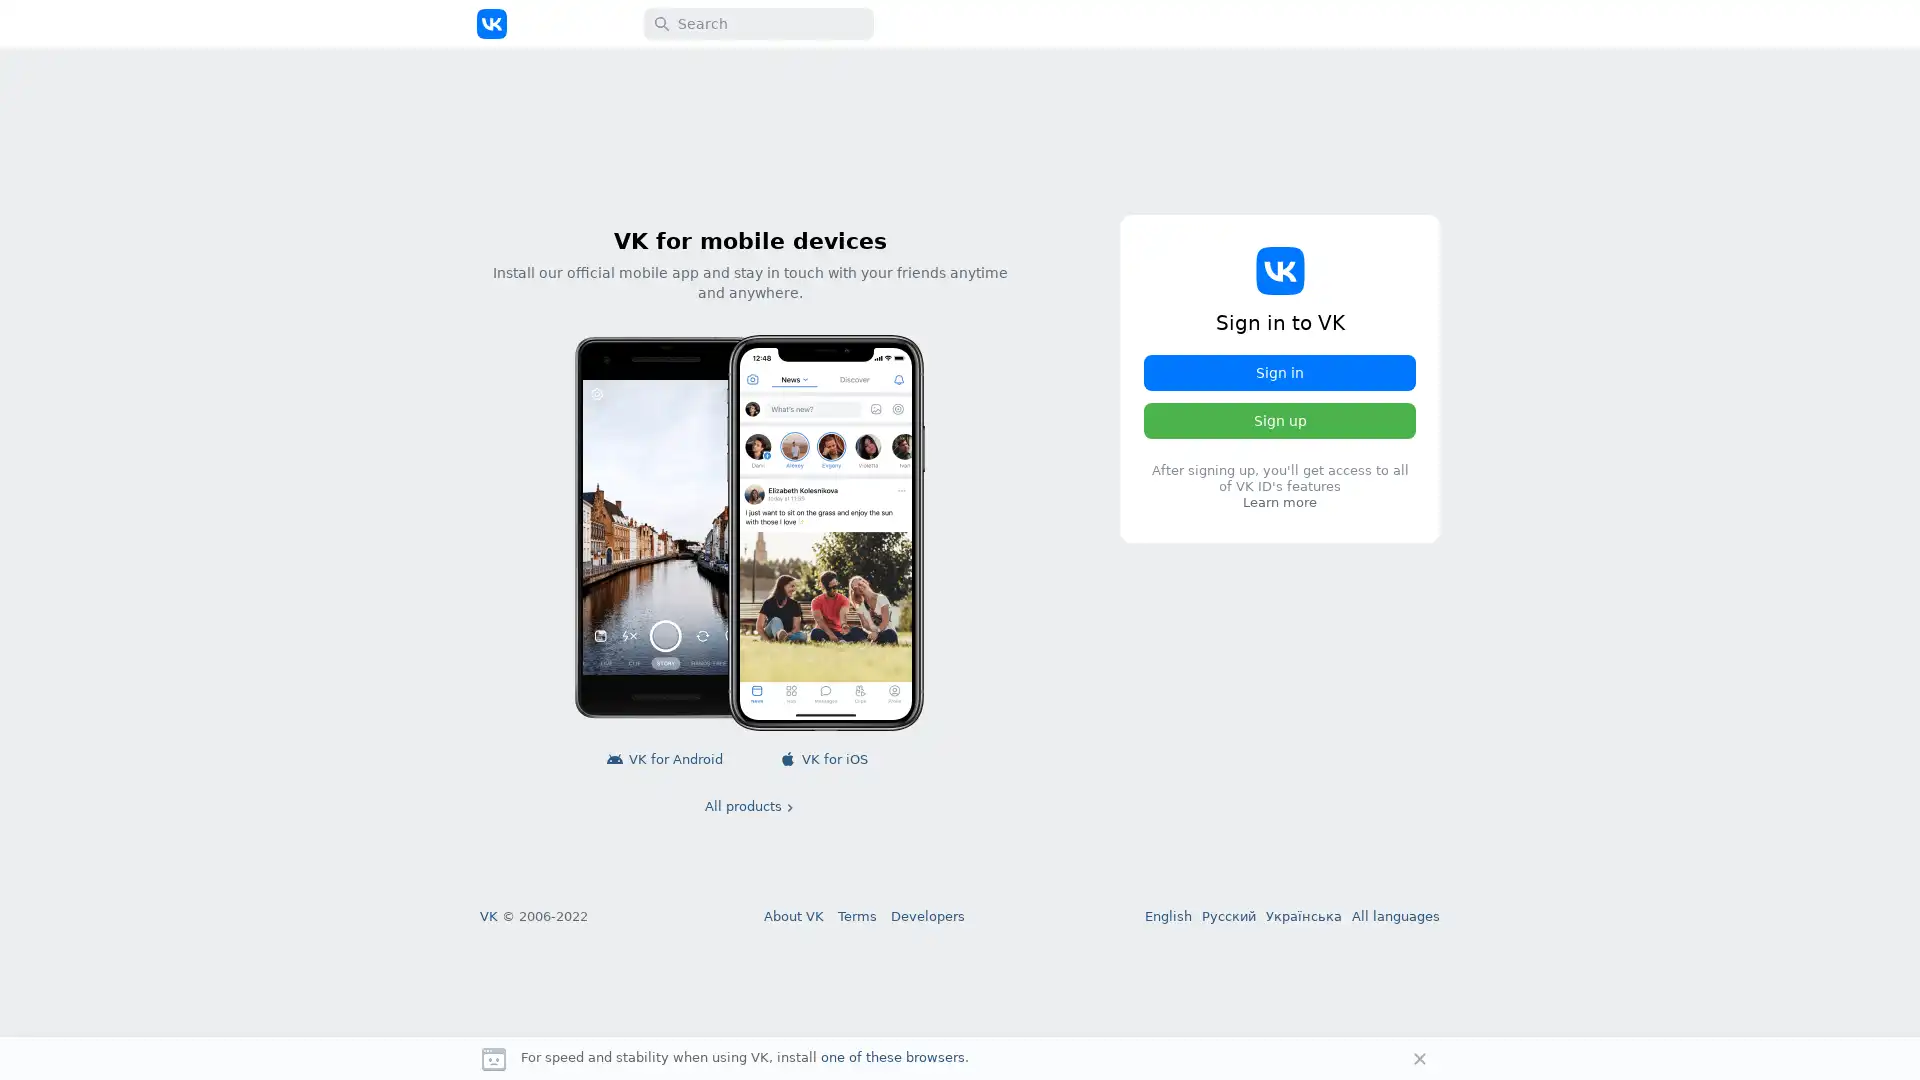 This screenshot has width=1920, height=1080. Describe the element at coordinates (1280, 419) in the screenshot. I see `Sign up` at that location.